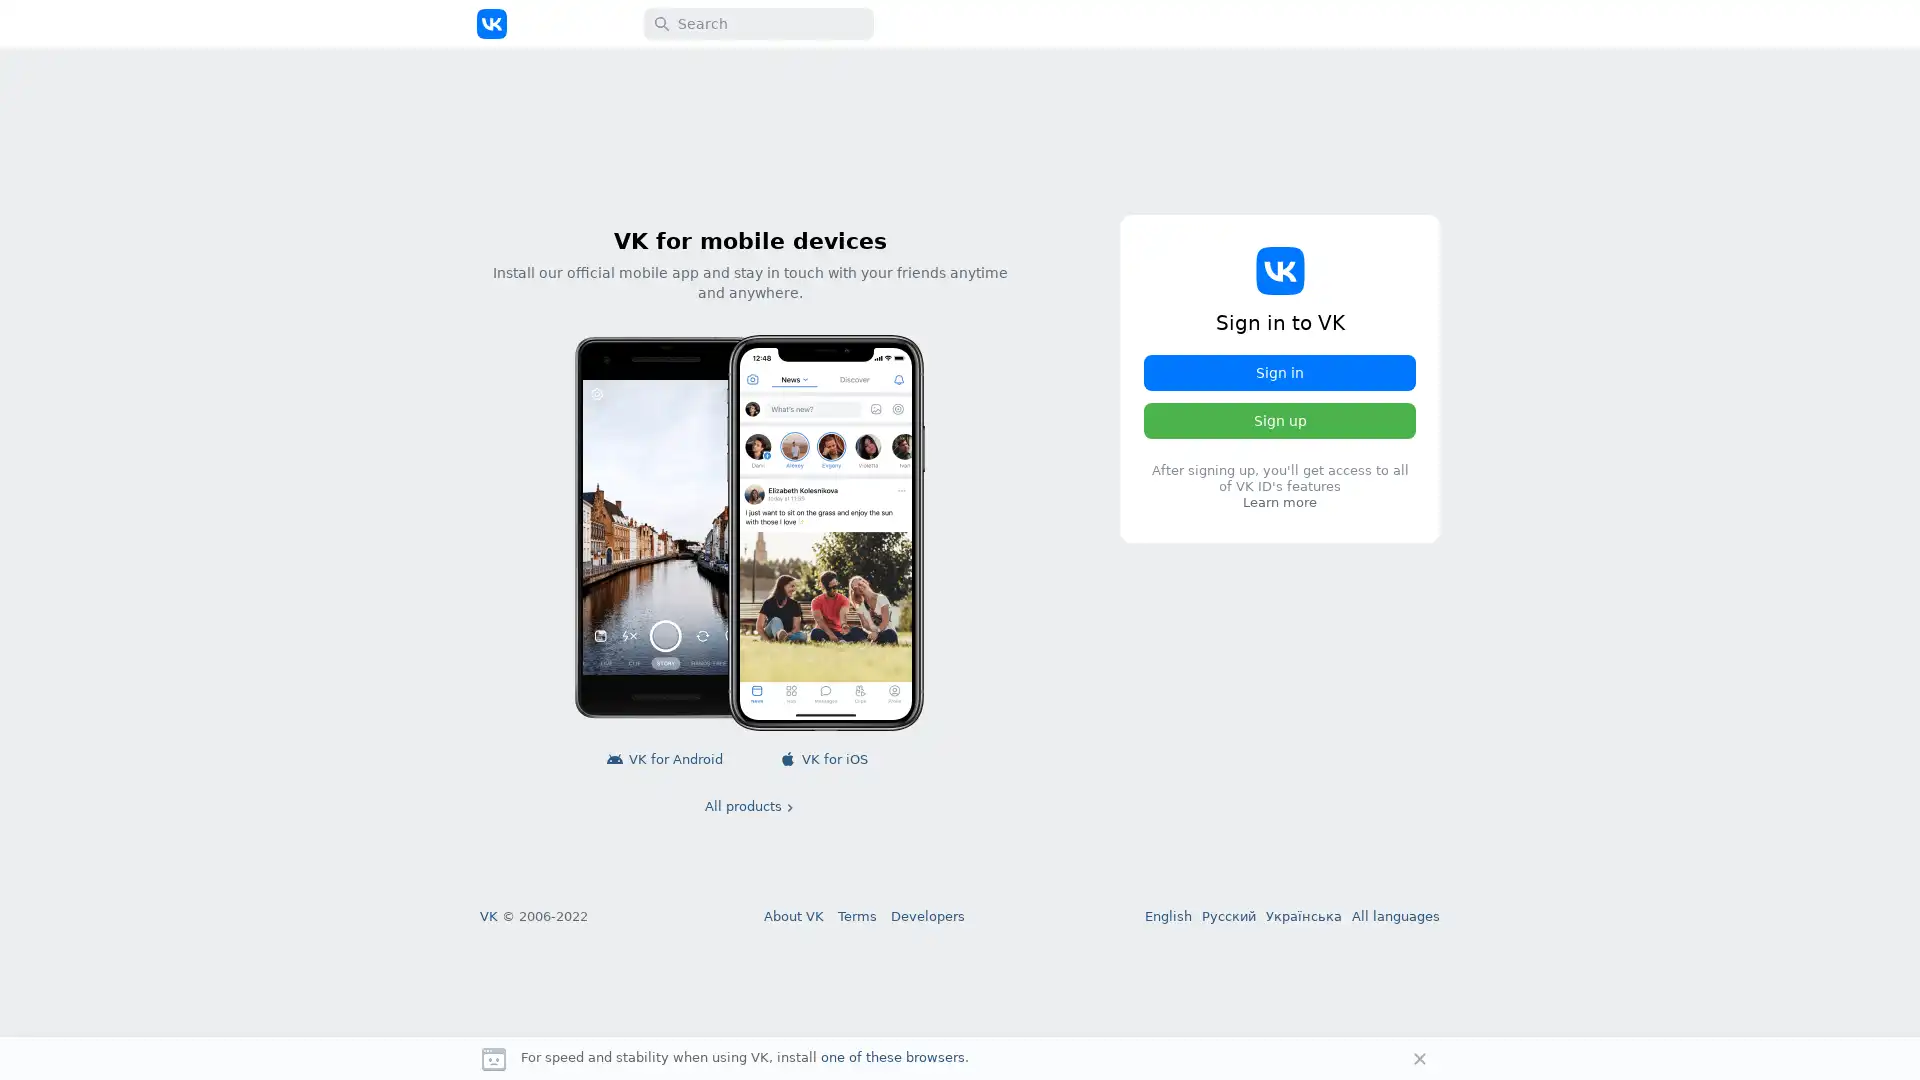 This screenshot has width=1920, height=1080. Describe the element at coordinates (1280, 419) in the screenshot. I see `Sign up` at that location.